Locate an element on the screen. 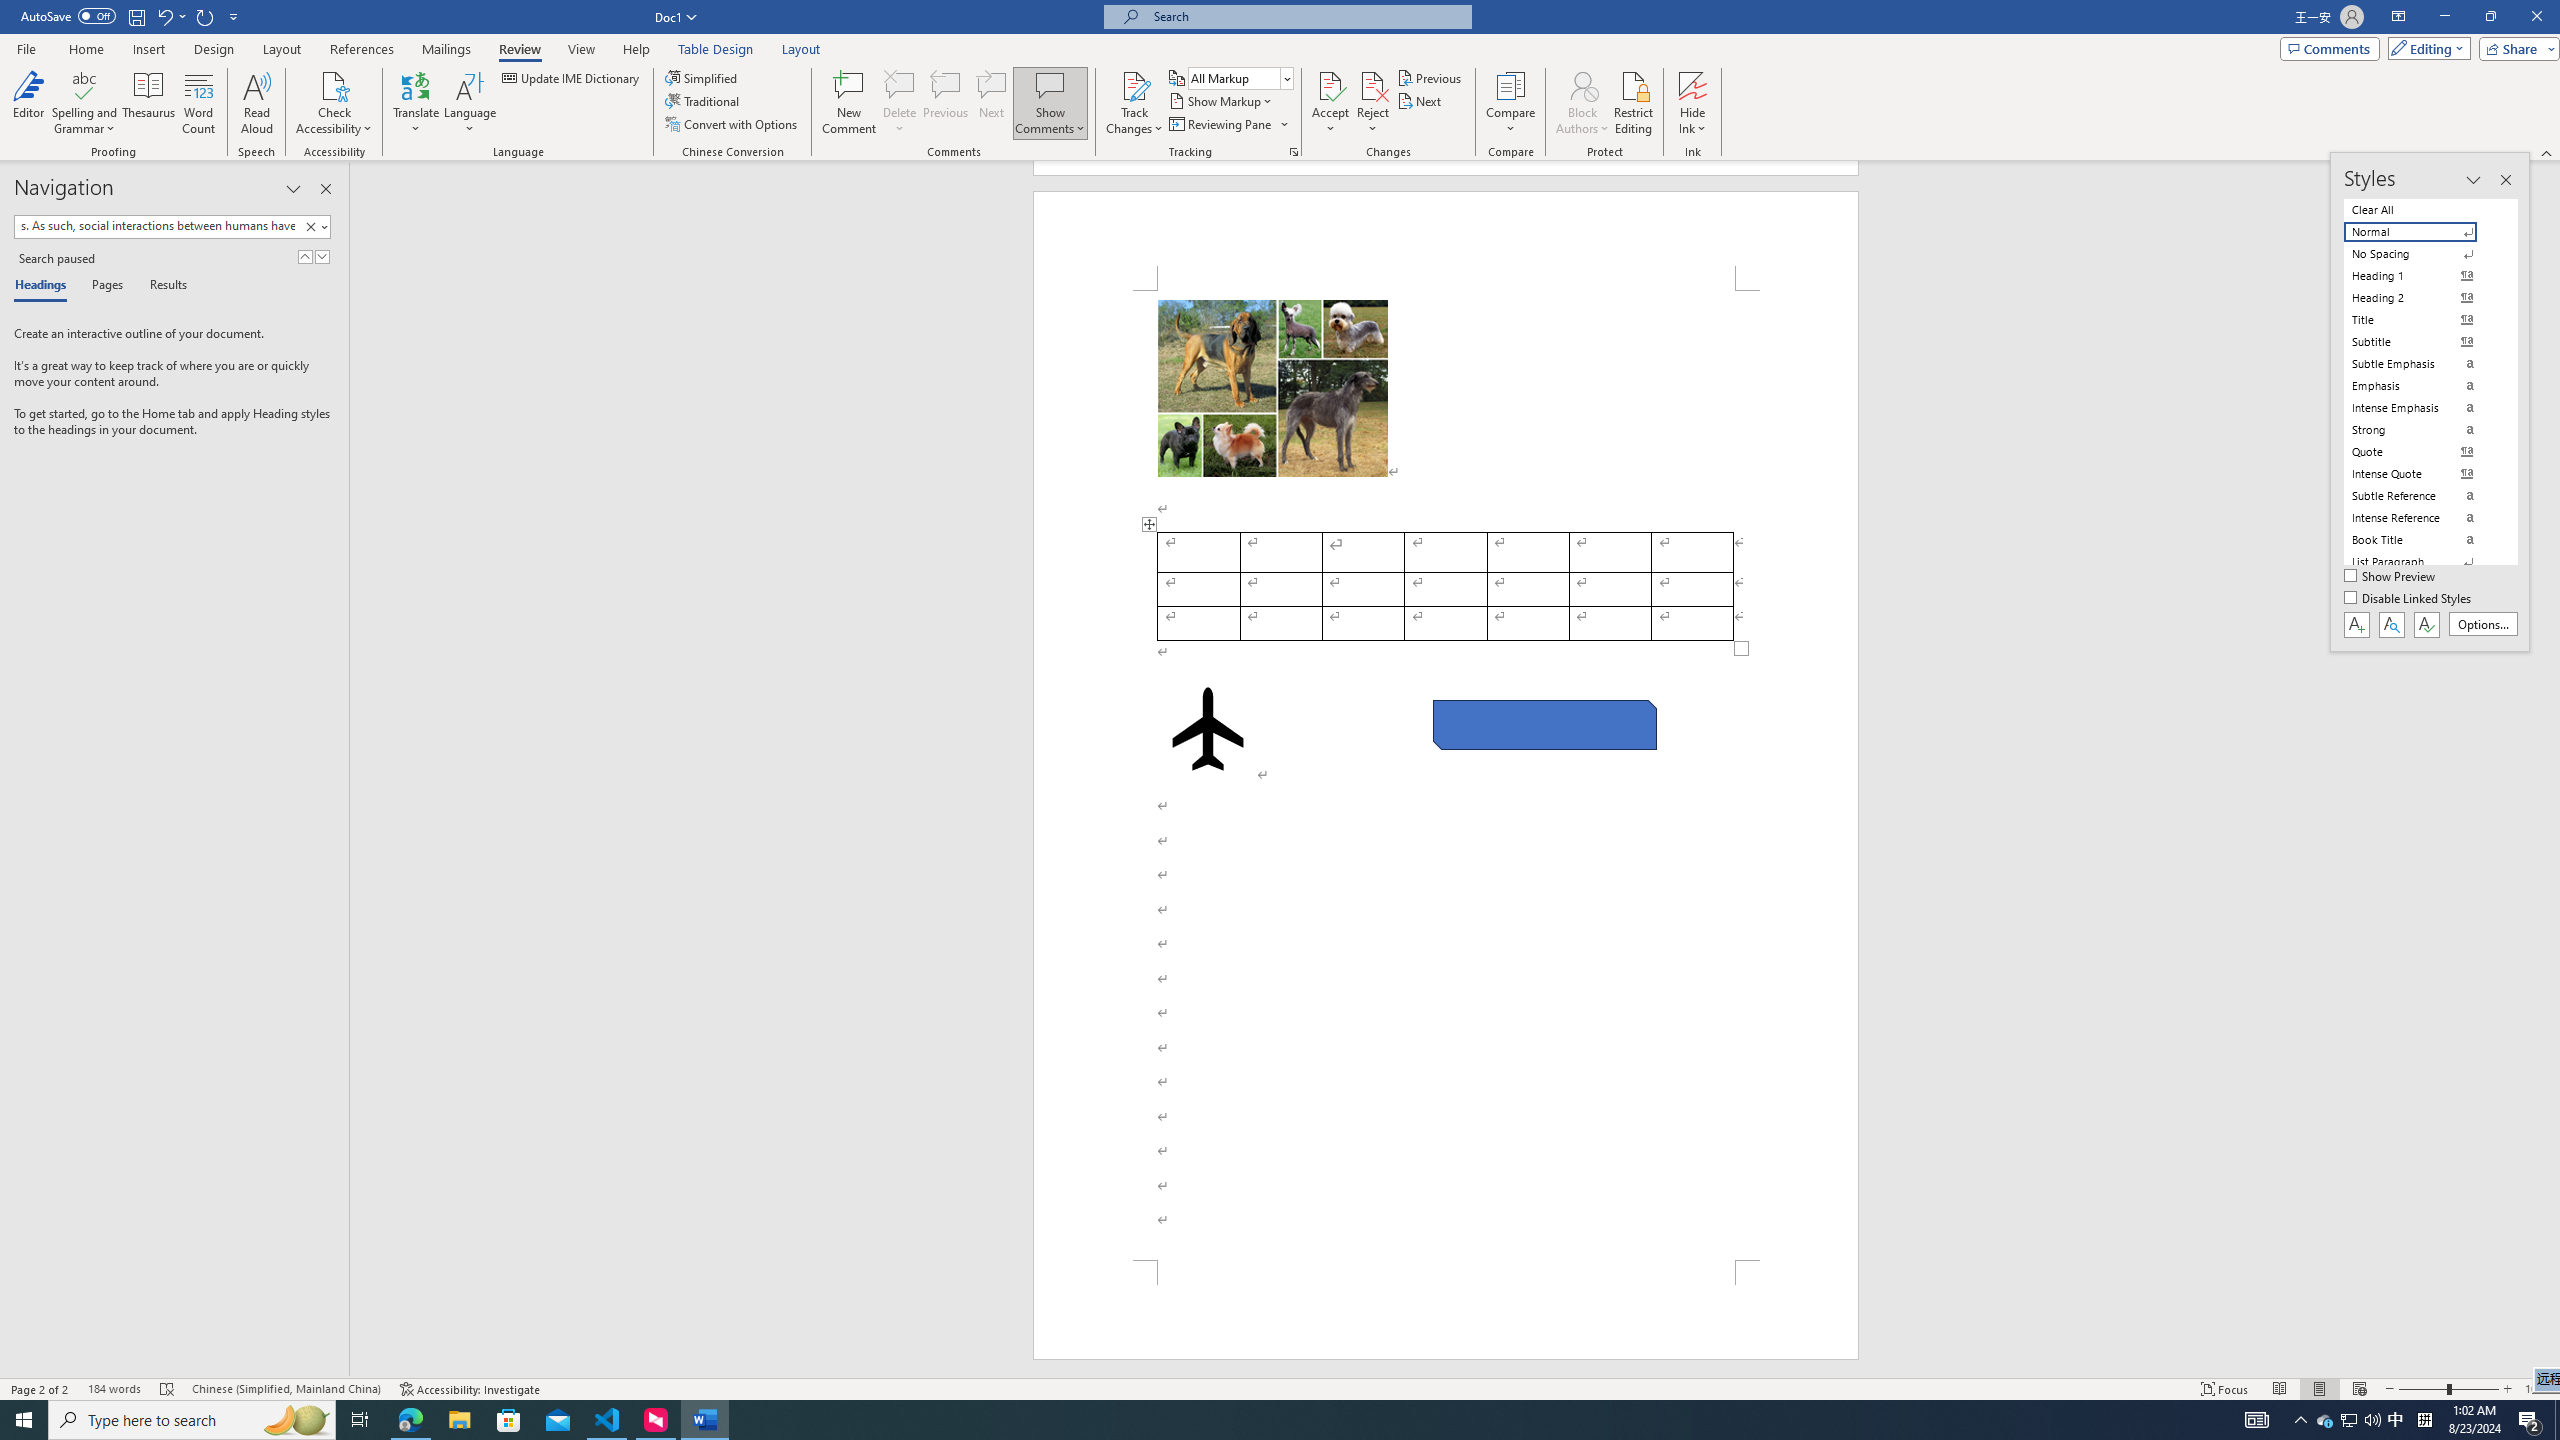  'Quote' is located at coordinates (2422, 451).